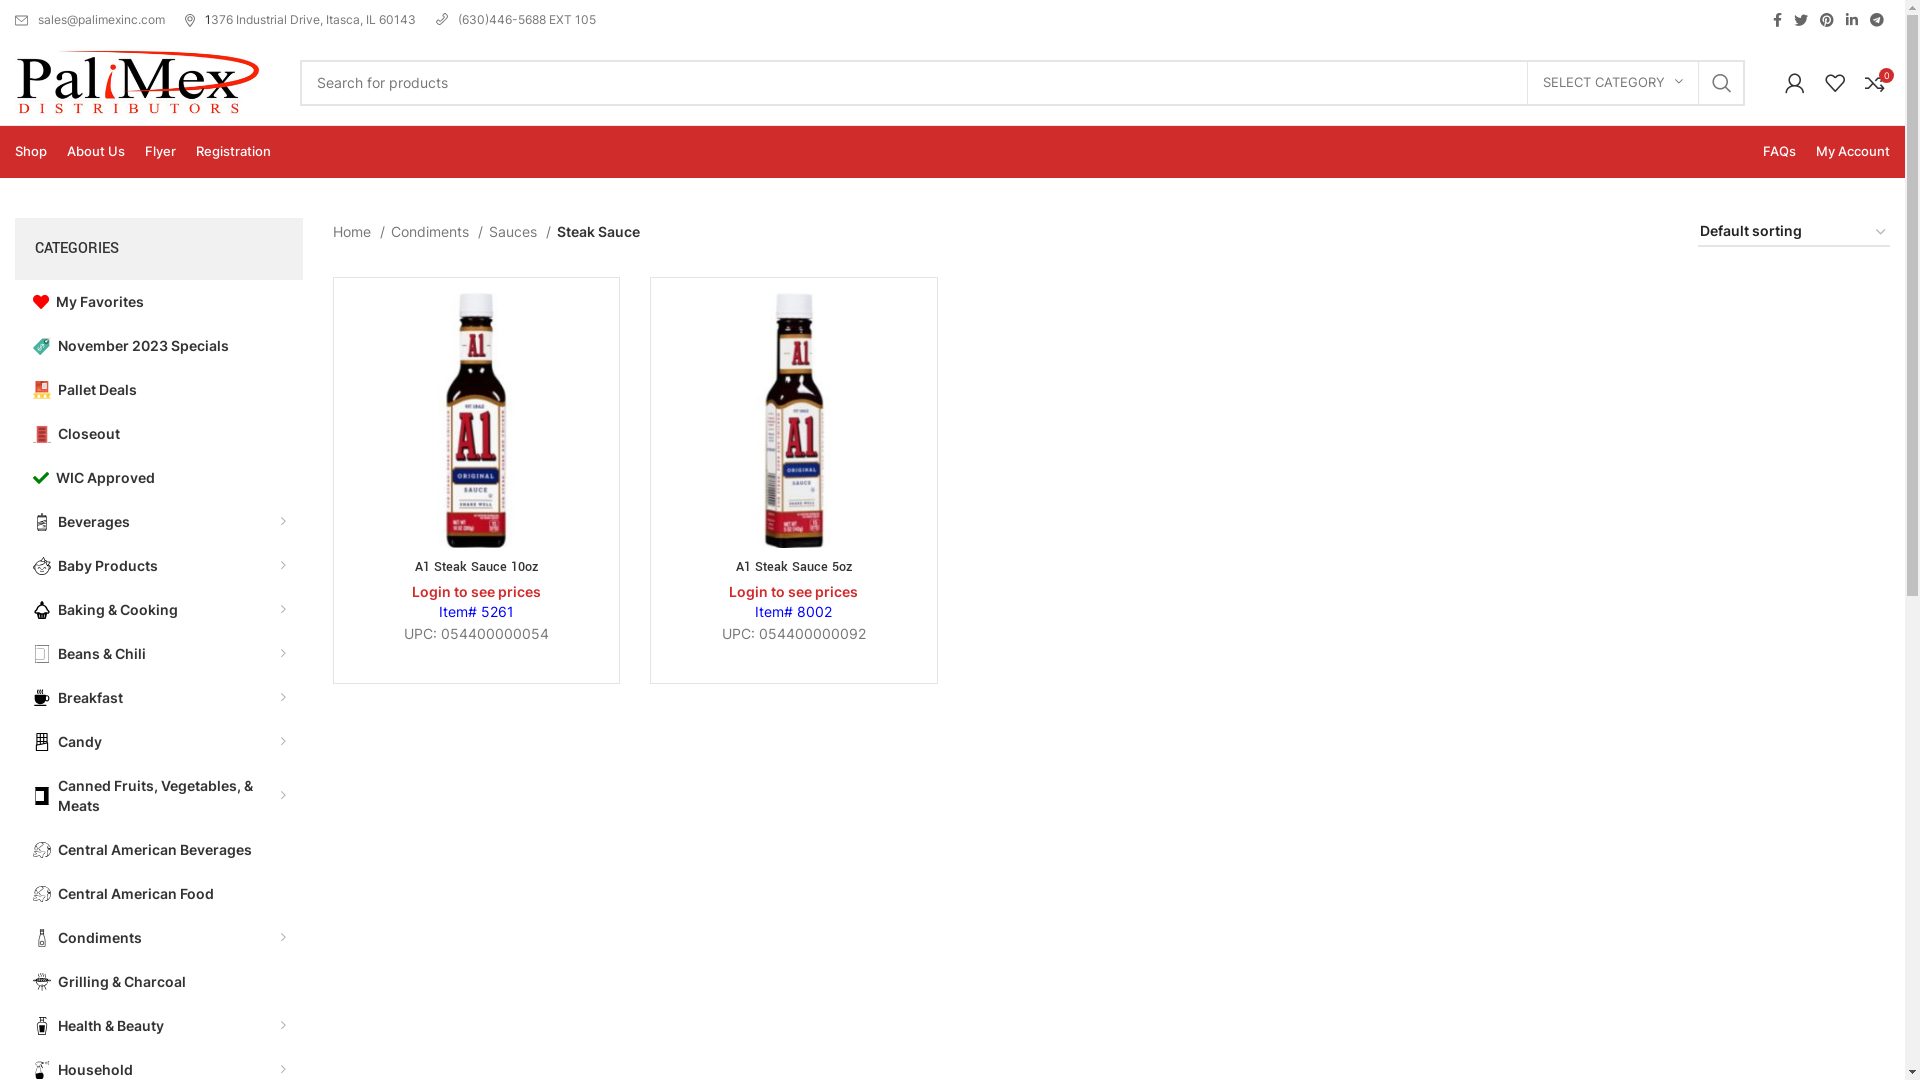 The height and width of the screenshot is (1080, 1920). I want to click on 'A1 Steak Sauce 10oz', so click(413, 567).